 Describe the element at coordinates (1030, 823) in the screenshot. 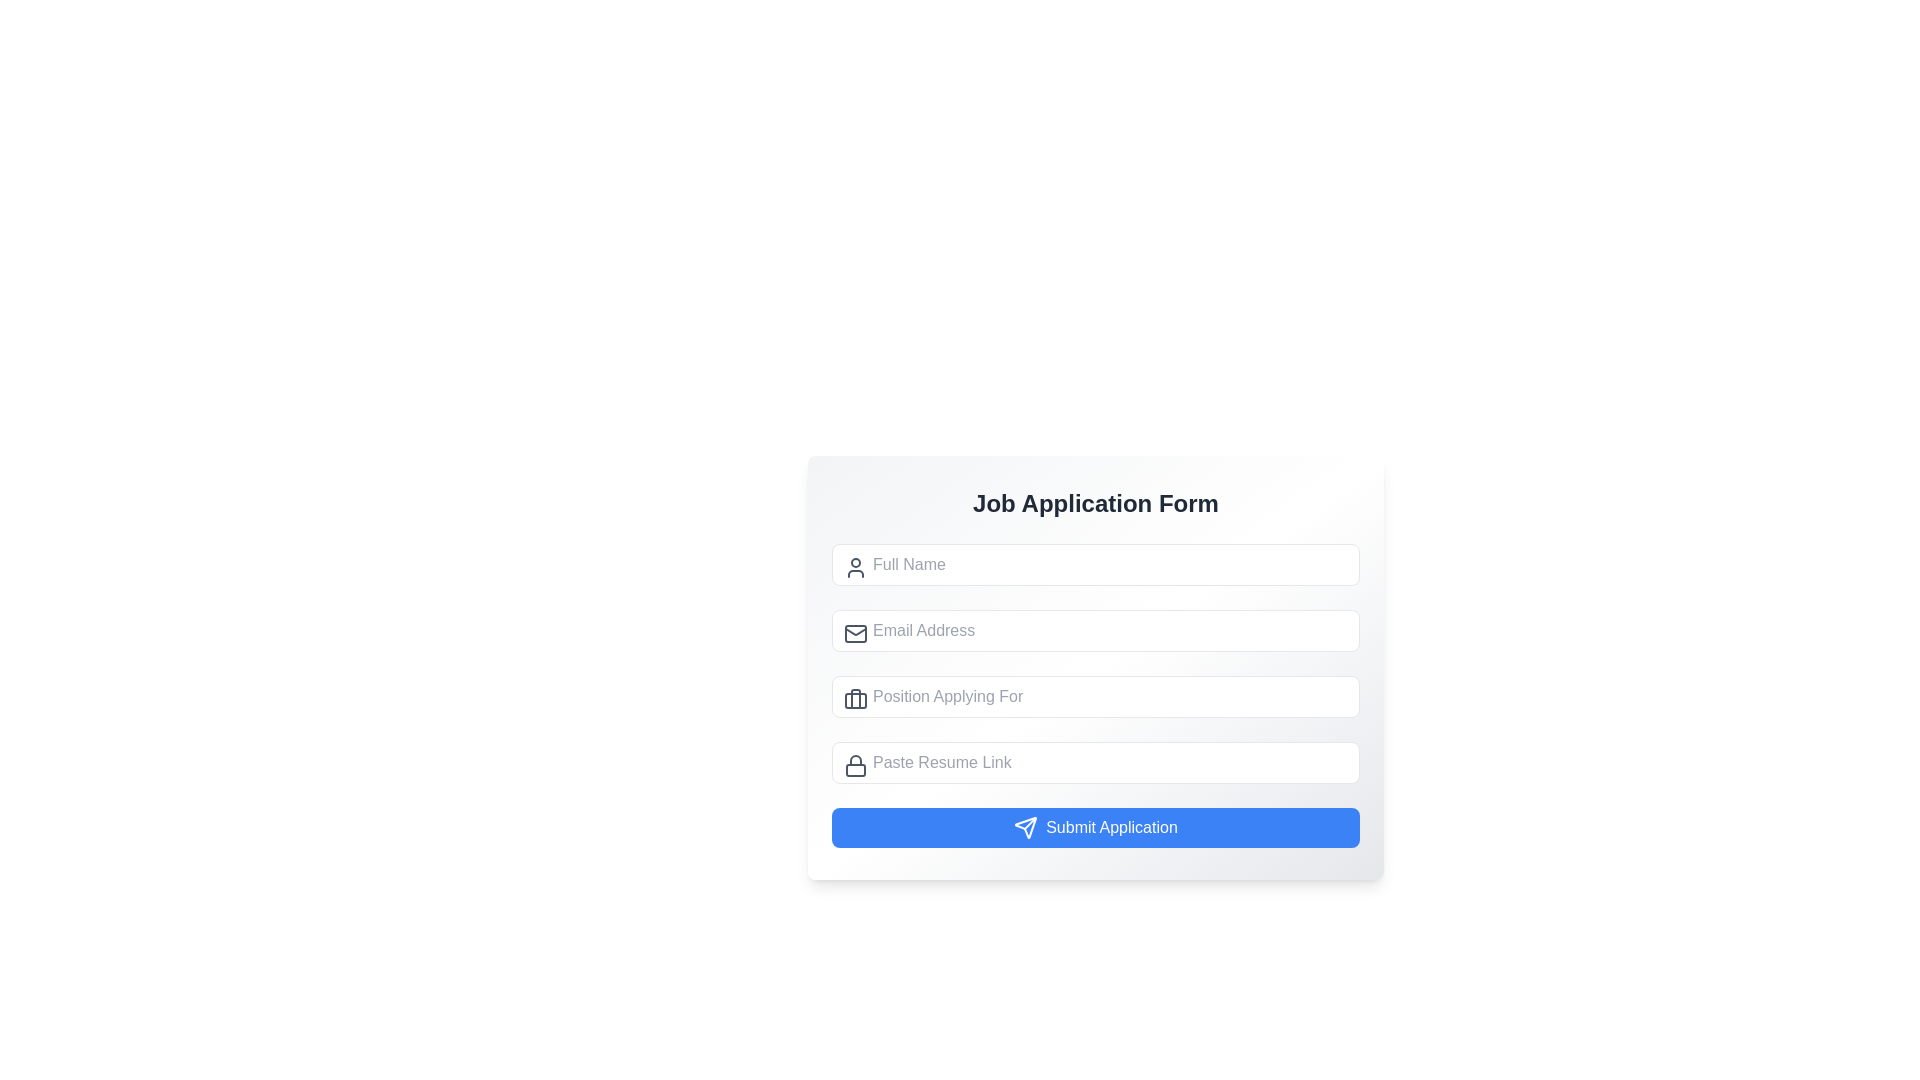

I see `the small, red, arrow-like symbol pointing towards the upper-right direction located inside the 'Submit Application' blue button at the bottom of the form` at that location.